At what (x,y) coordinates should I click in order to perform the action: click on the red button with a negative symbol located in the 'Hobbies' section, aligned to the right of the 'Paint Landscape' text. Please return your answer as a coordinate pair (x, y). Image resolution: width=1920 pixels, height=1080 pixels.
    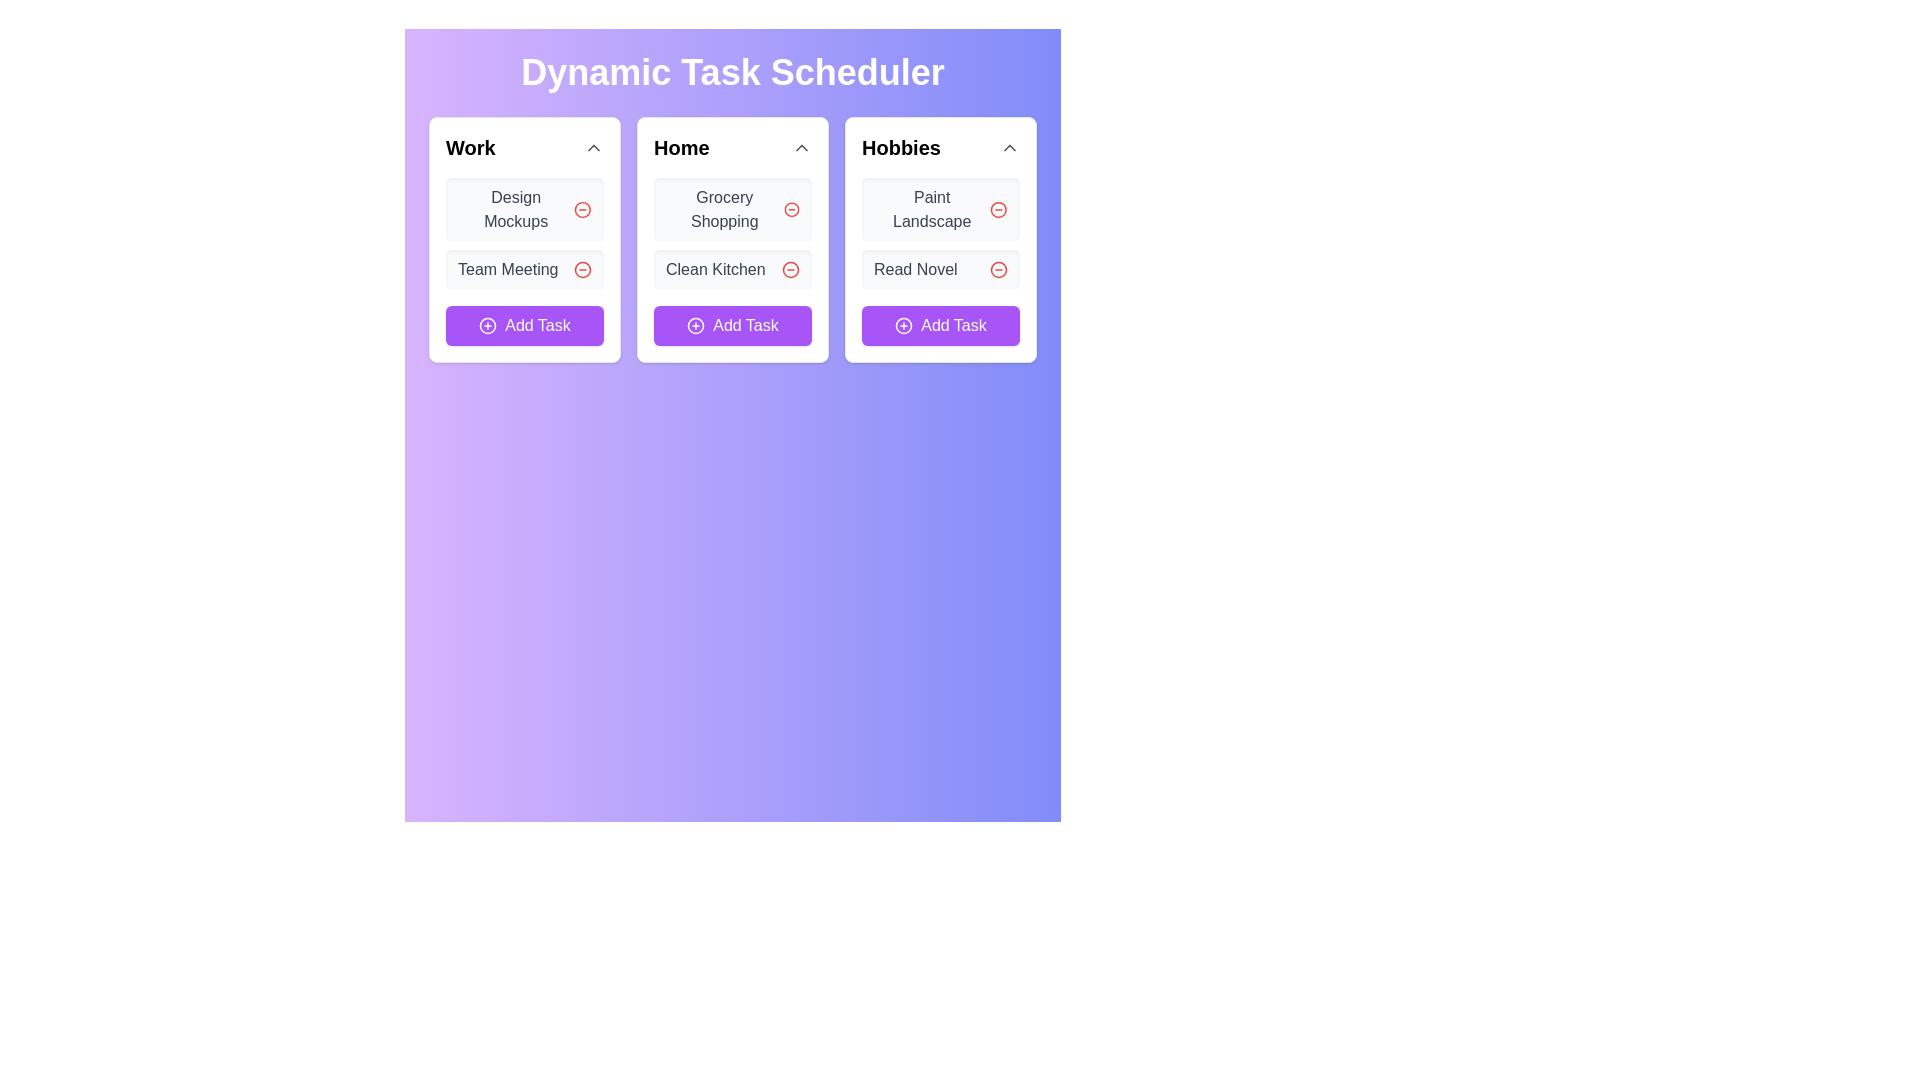
    Looking at the image, I should click on (999, 209).